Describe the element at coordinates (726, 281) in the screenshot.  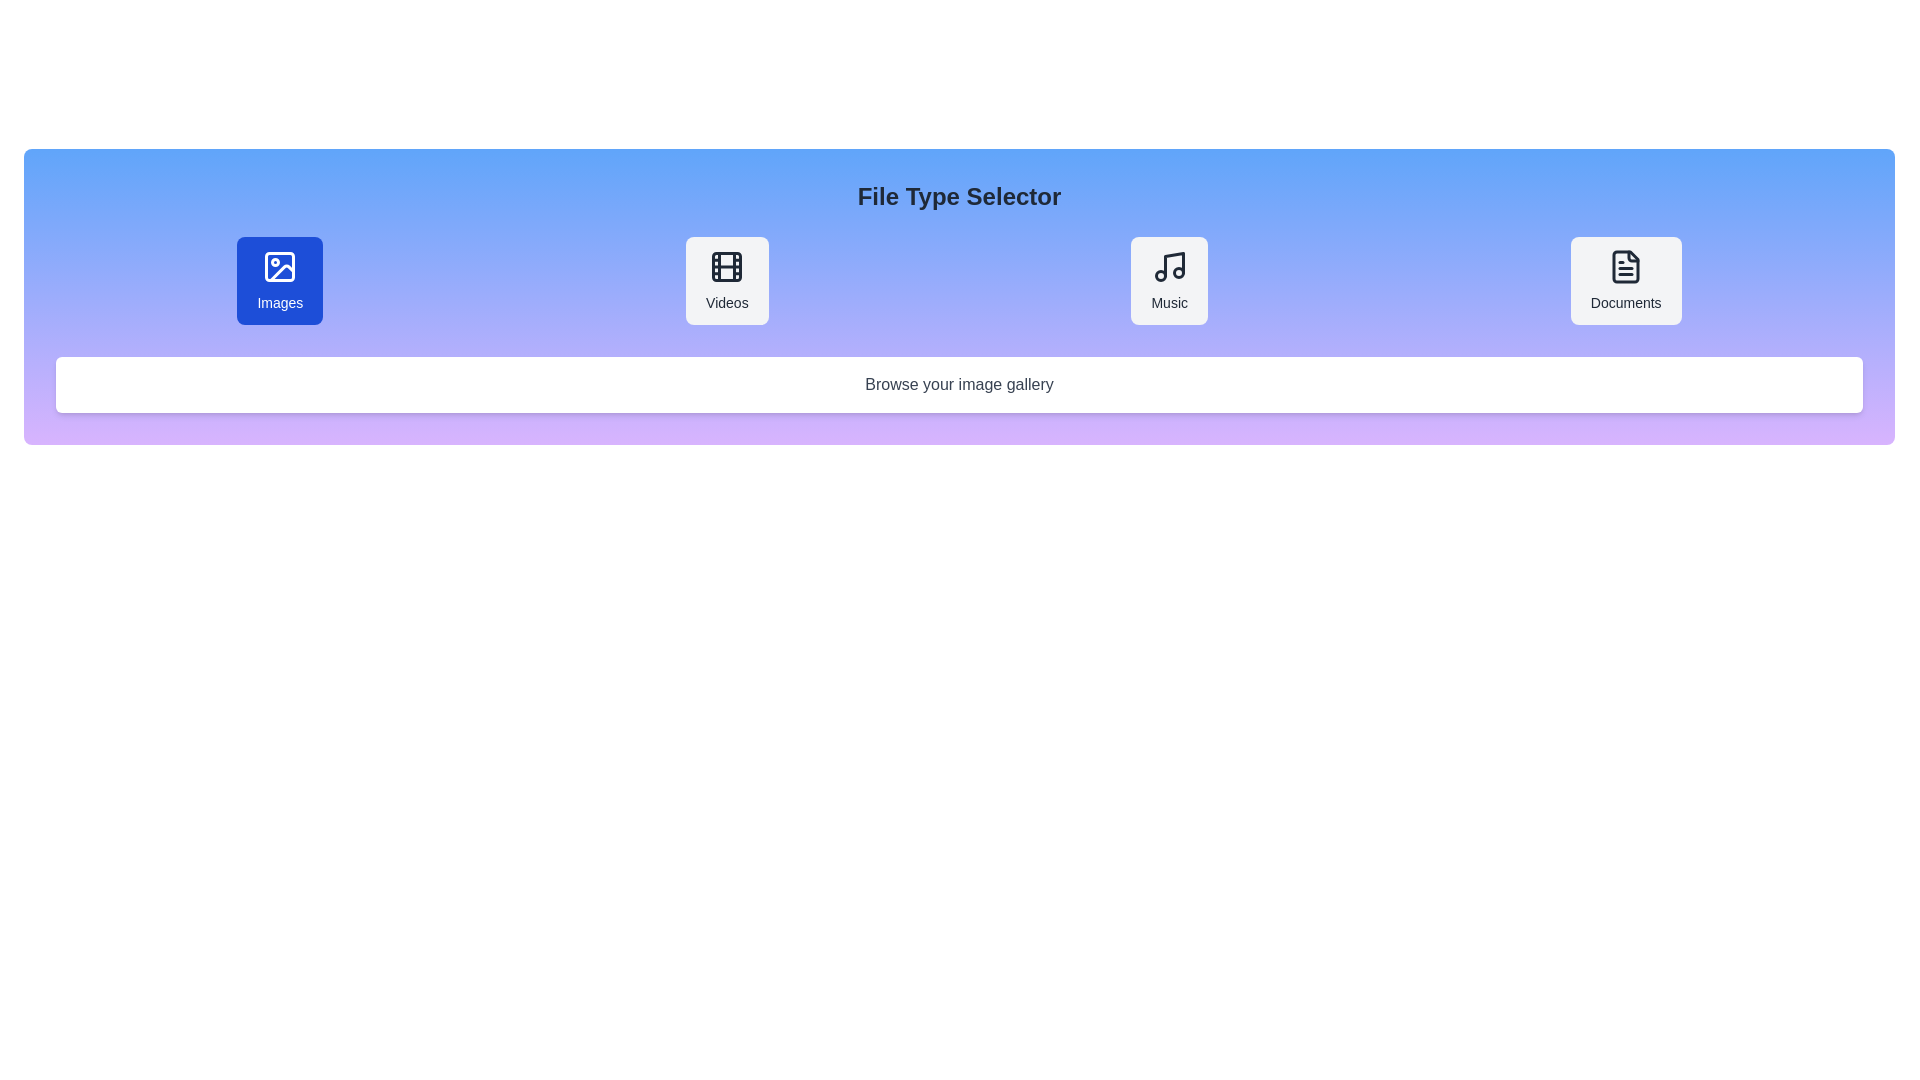
I see `the button corresponding to the file type Videos` at that location.